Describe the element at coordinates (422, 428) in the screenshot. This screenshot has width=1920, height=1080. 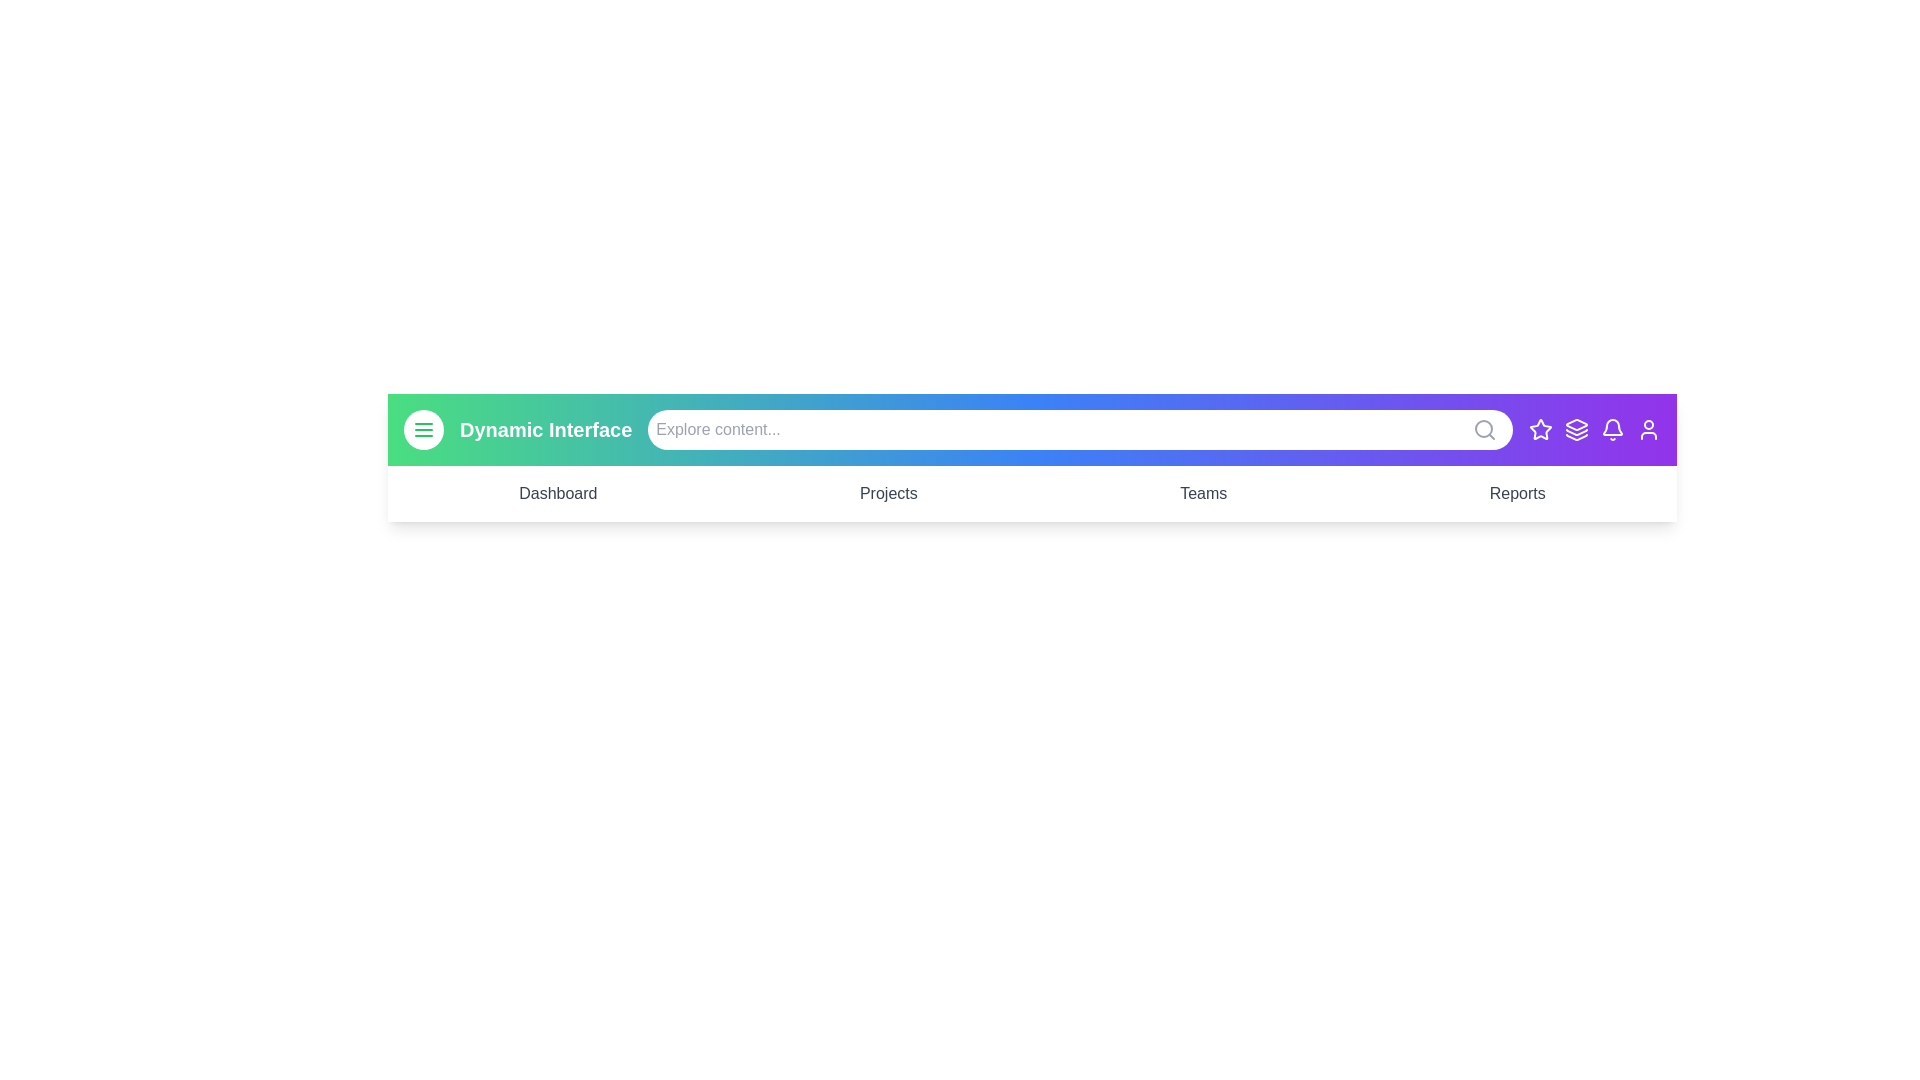
I see `the menu button to toggle the menu state` at that location.